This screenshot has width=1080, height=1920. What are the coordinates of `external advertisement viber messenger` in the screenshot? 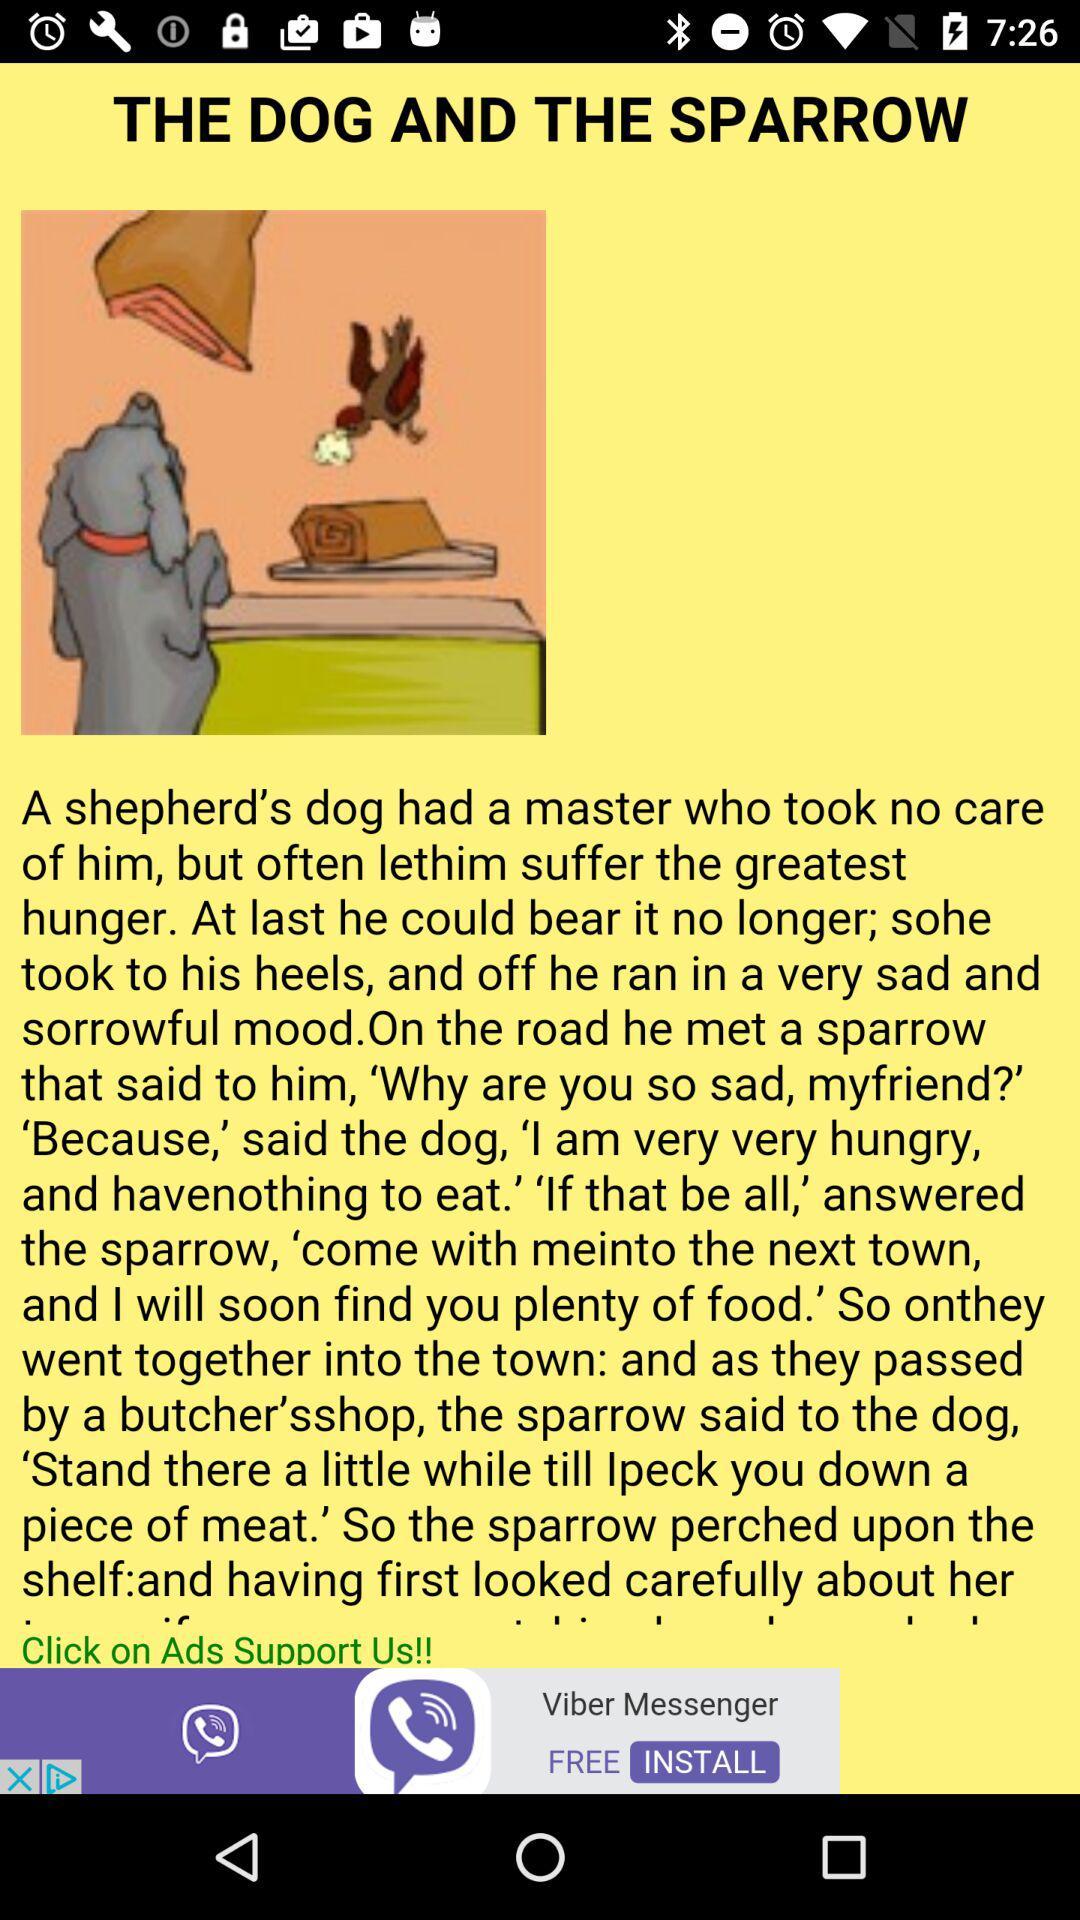 It's located at (419, 1728).